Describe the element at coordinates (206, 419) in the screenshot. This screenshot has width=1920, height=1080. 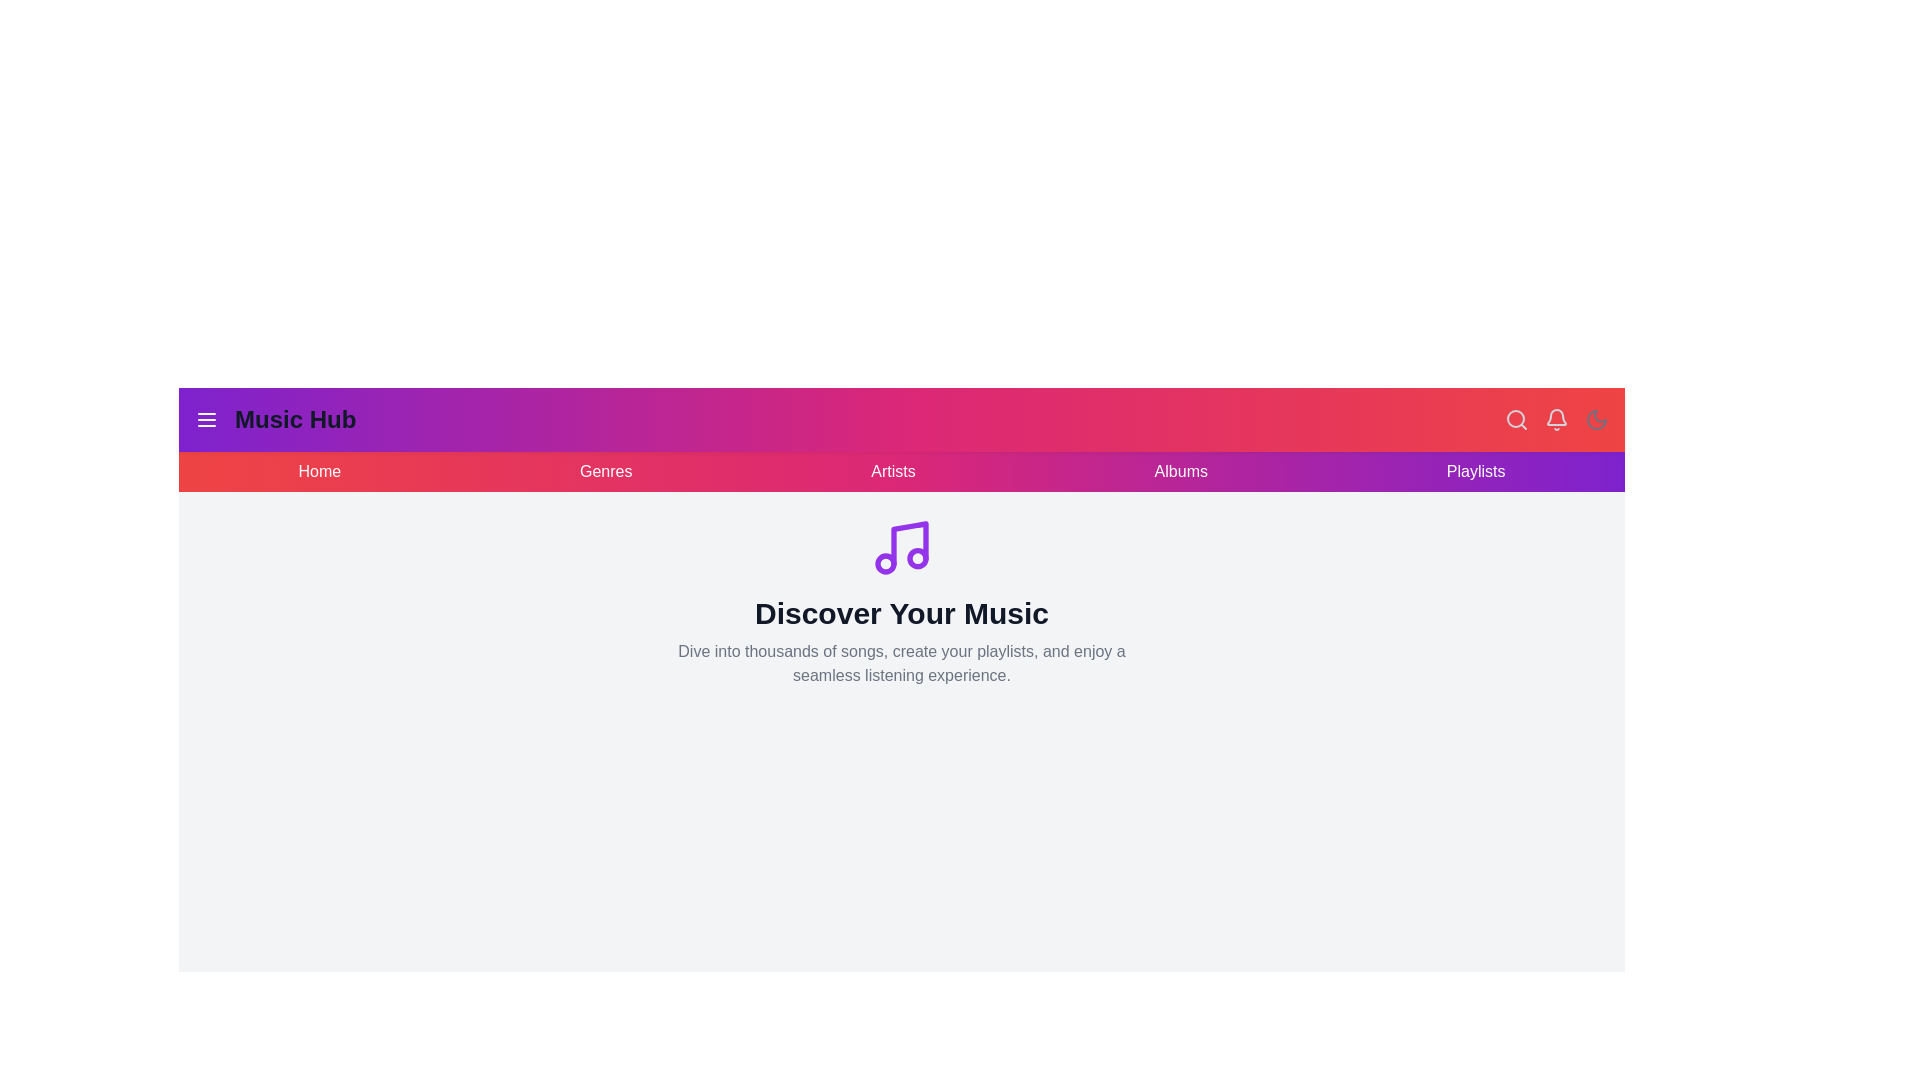
I see `the menu button to toggle the navigation menu` at that location.